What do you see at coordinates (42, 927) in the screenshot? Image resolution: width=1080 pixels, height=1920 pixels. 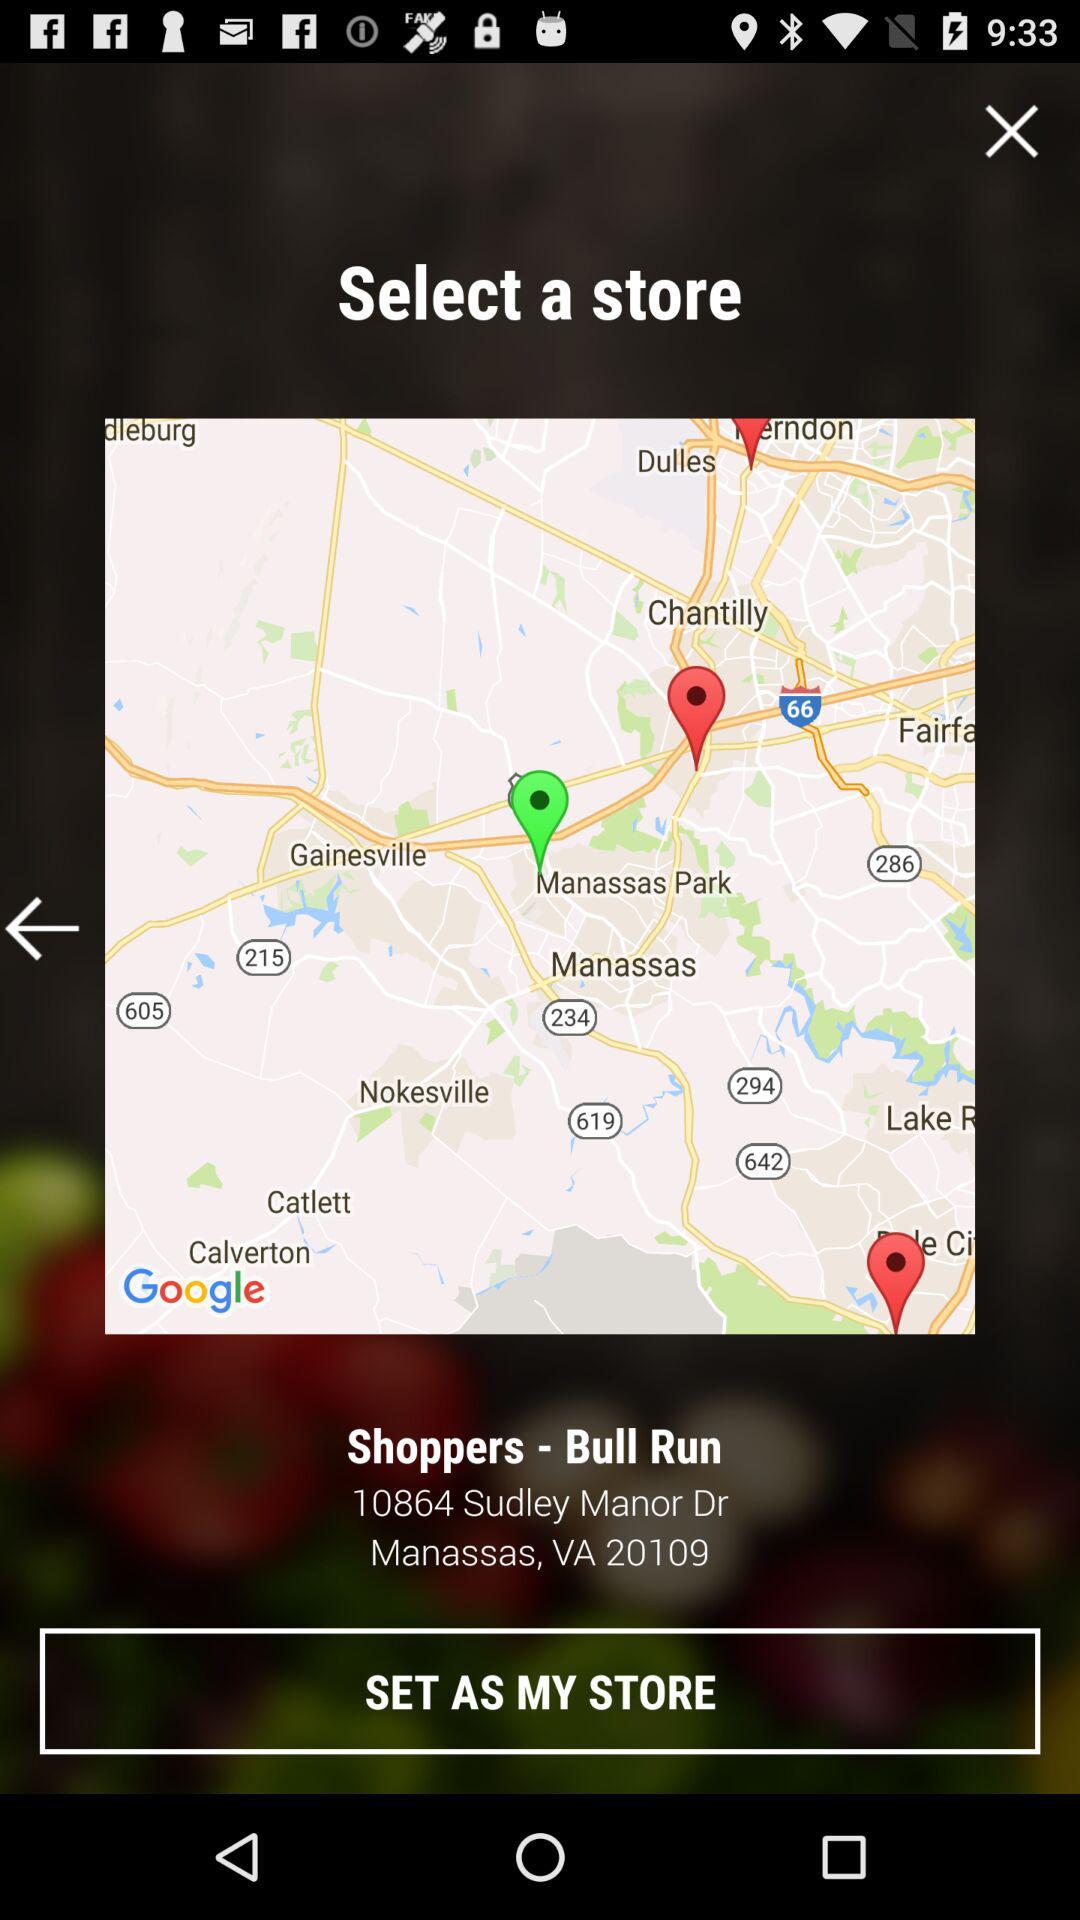 I see `go back` at bounding box center [42, 927].